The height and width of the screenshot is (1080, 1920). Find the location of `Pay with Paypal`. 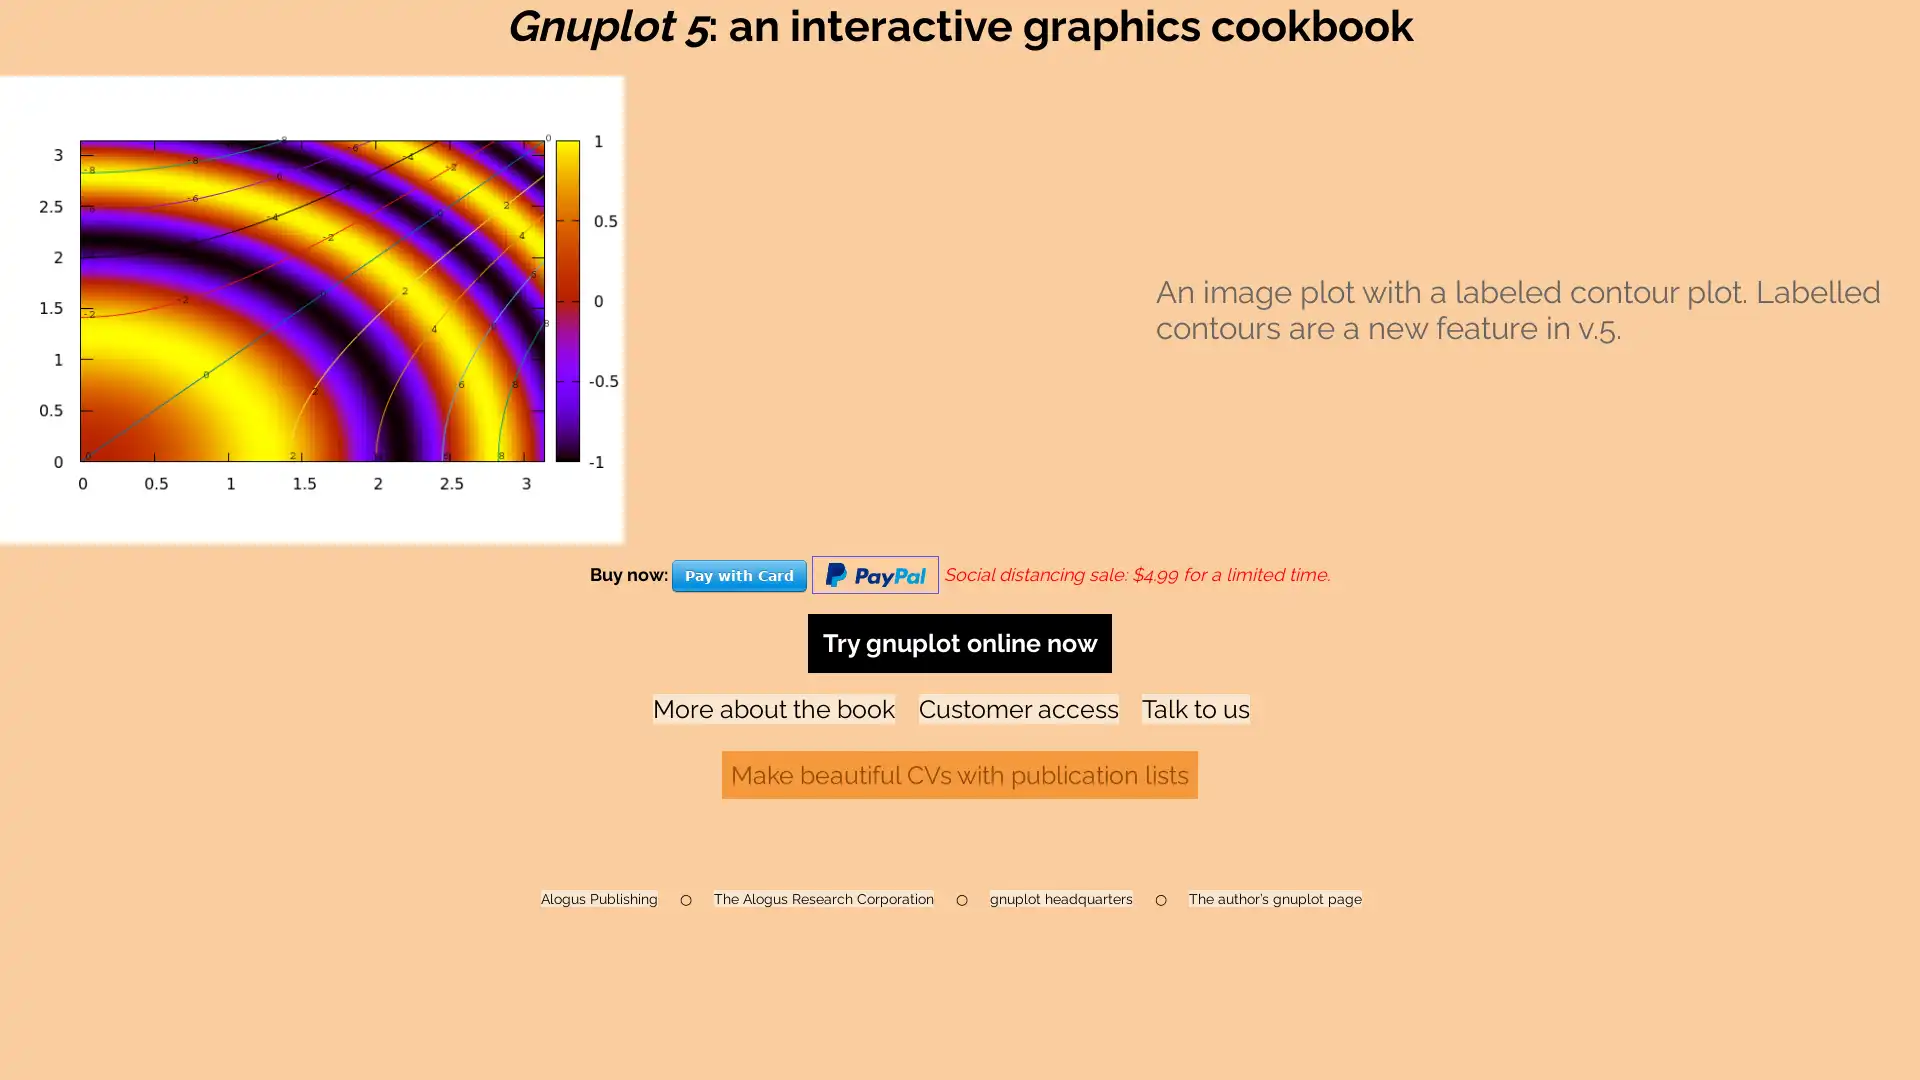

Pay with Paypal is located at coordinates (874, 574).